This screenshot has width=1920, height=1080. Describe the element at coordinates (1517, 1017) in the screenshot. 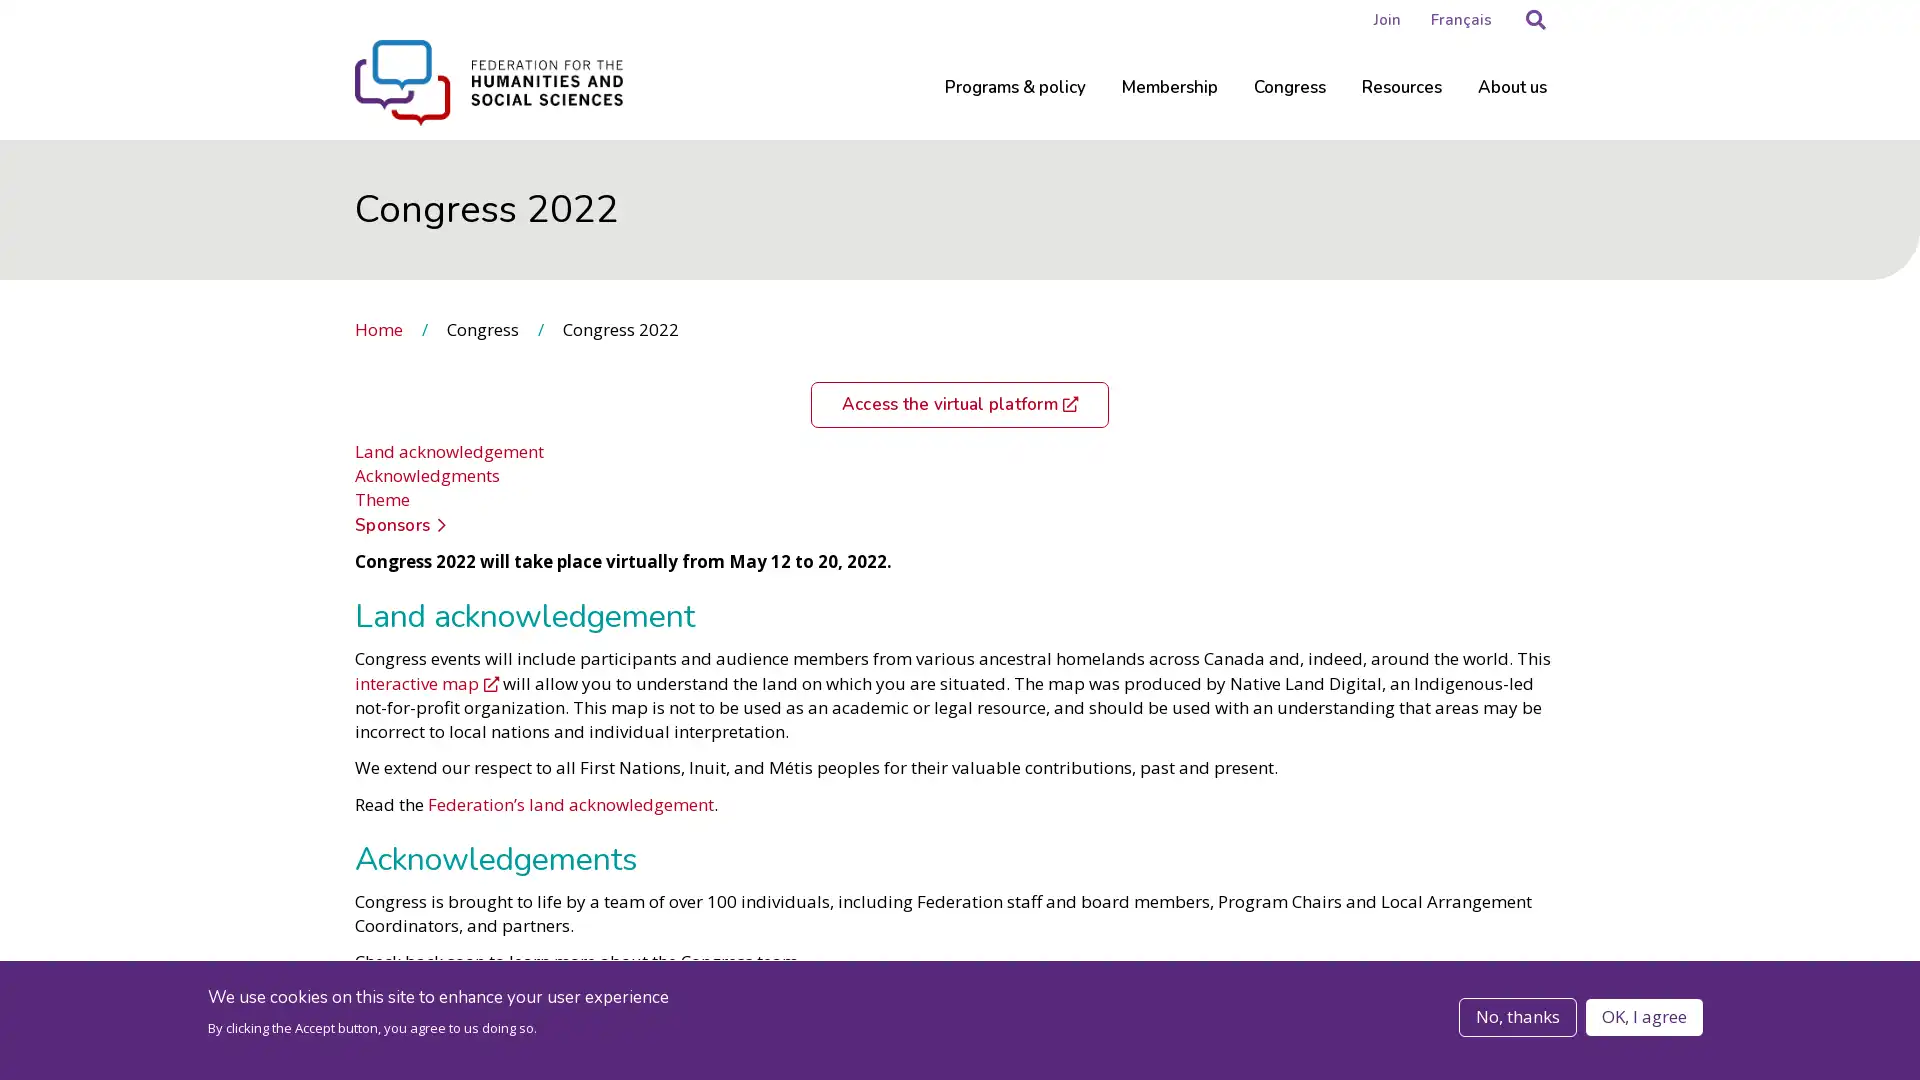

I see `No, thanks` at that location.